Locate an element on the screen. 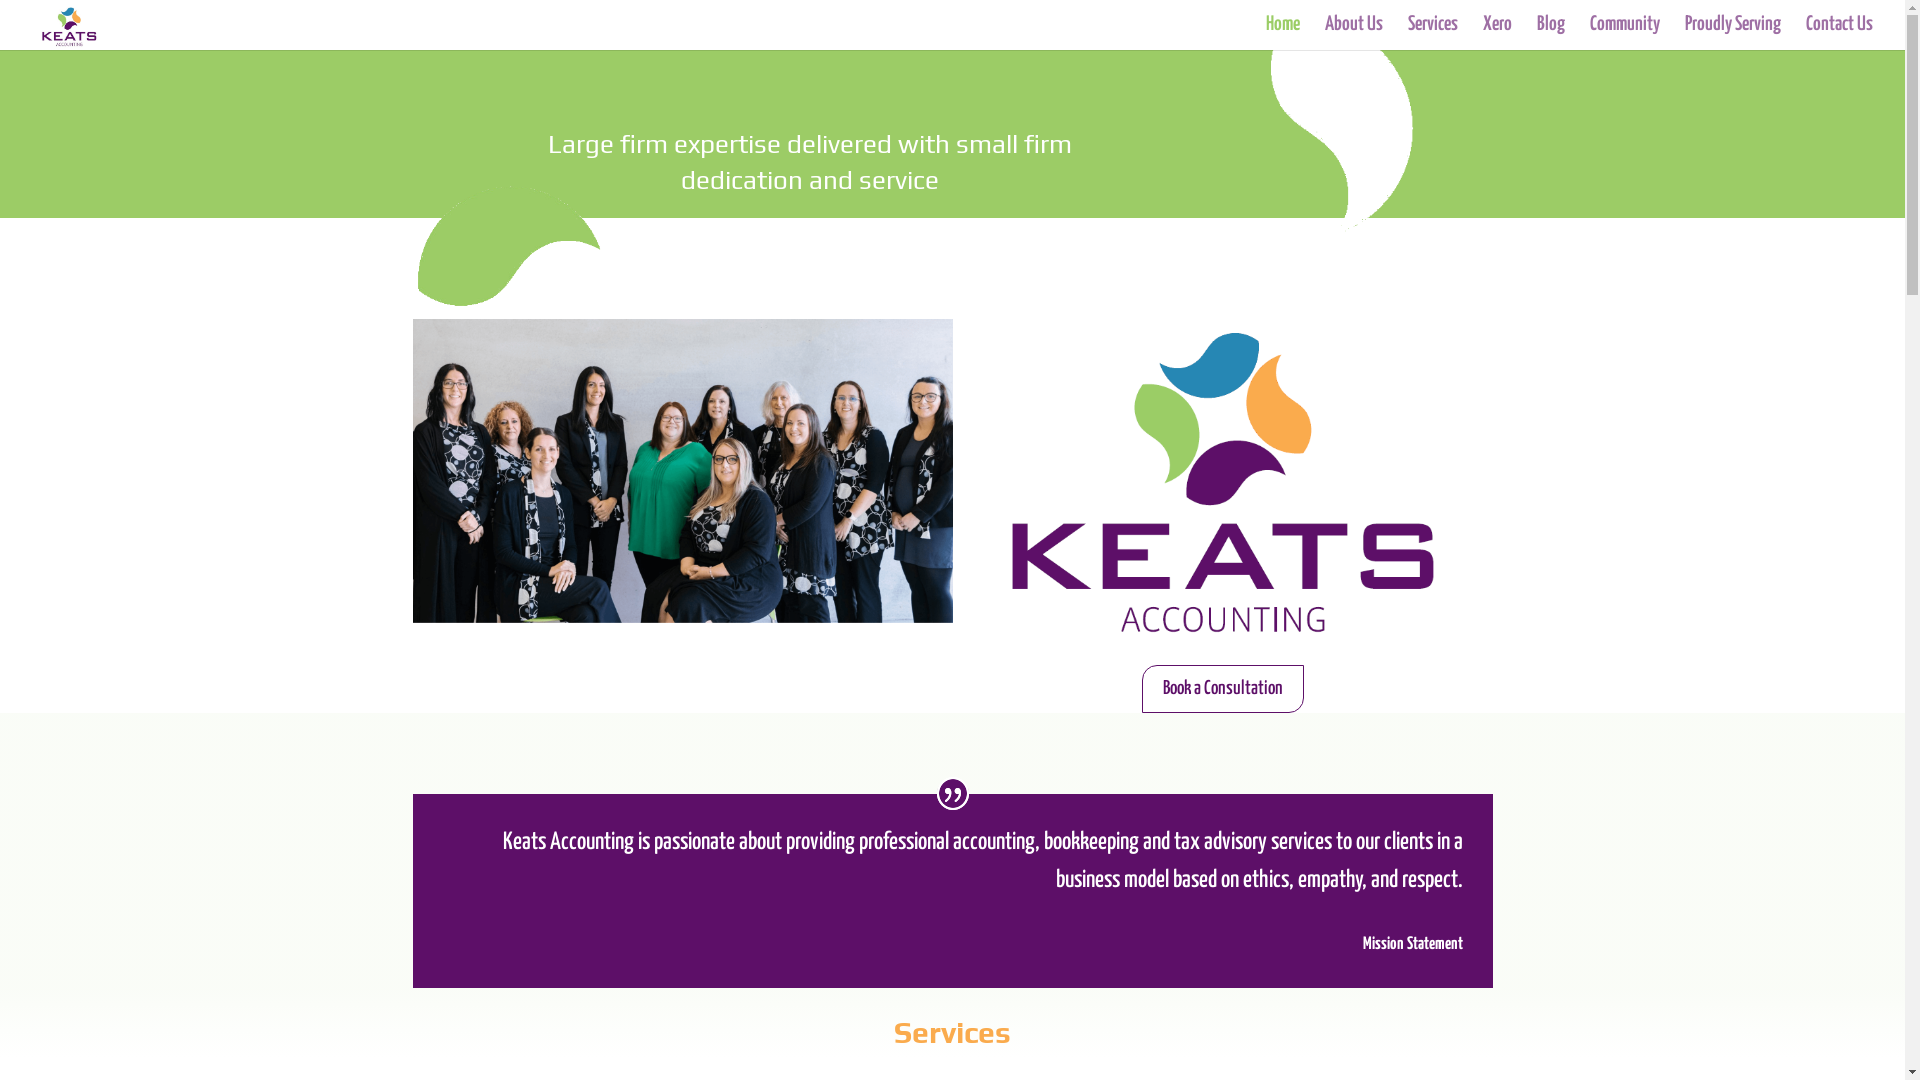  'About Us' is located at coordinates (1324, 34).